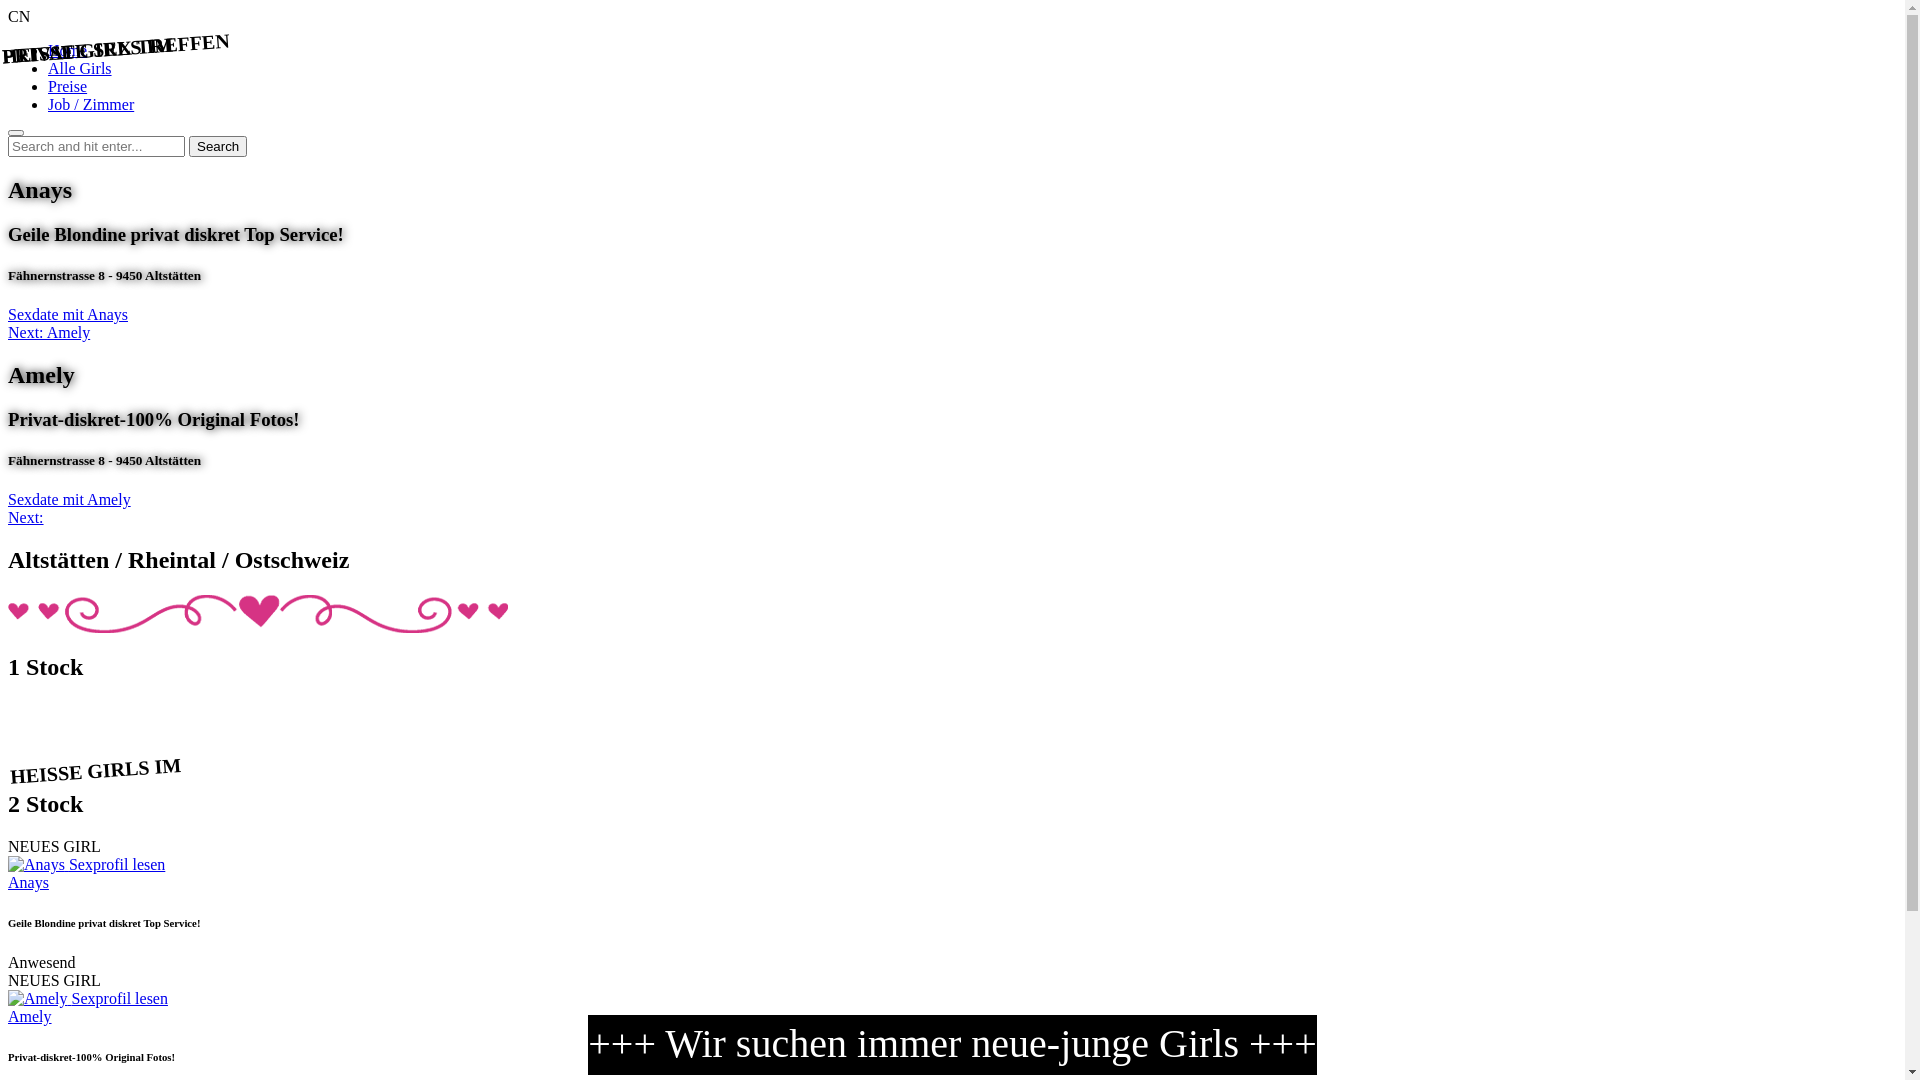 The width and height of the screenshot is (1920, 1080). I want to click on 'Next: Amely', so click(48, 331).